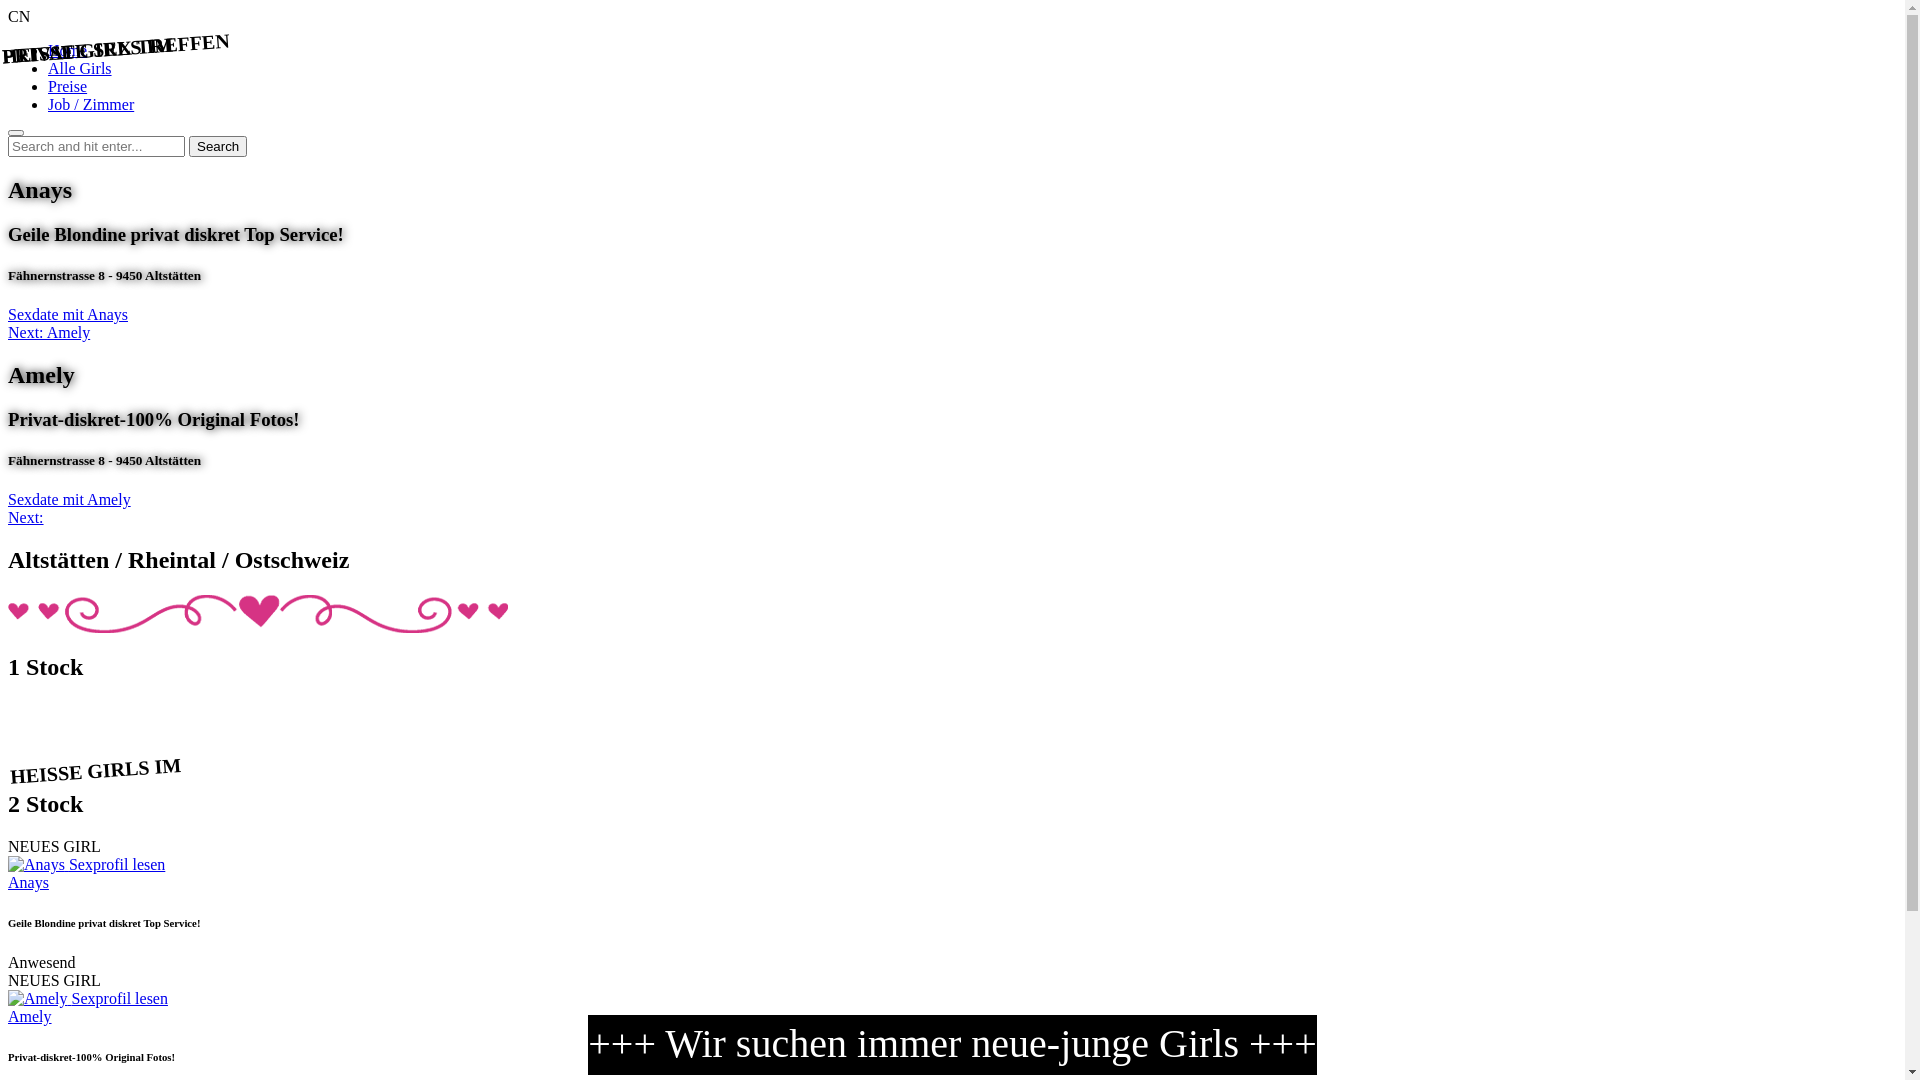 The width and height of the screenshot is (1920, 1080). I want to click on 'Next: Amely', so click(48, 331).